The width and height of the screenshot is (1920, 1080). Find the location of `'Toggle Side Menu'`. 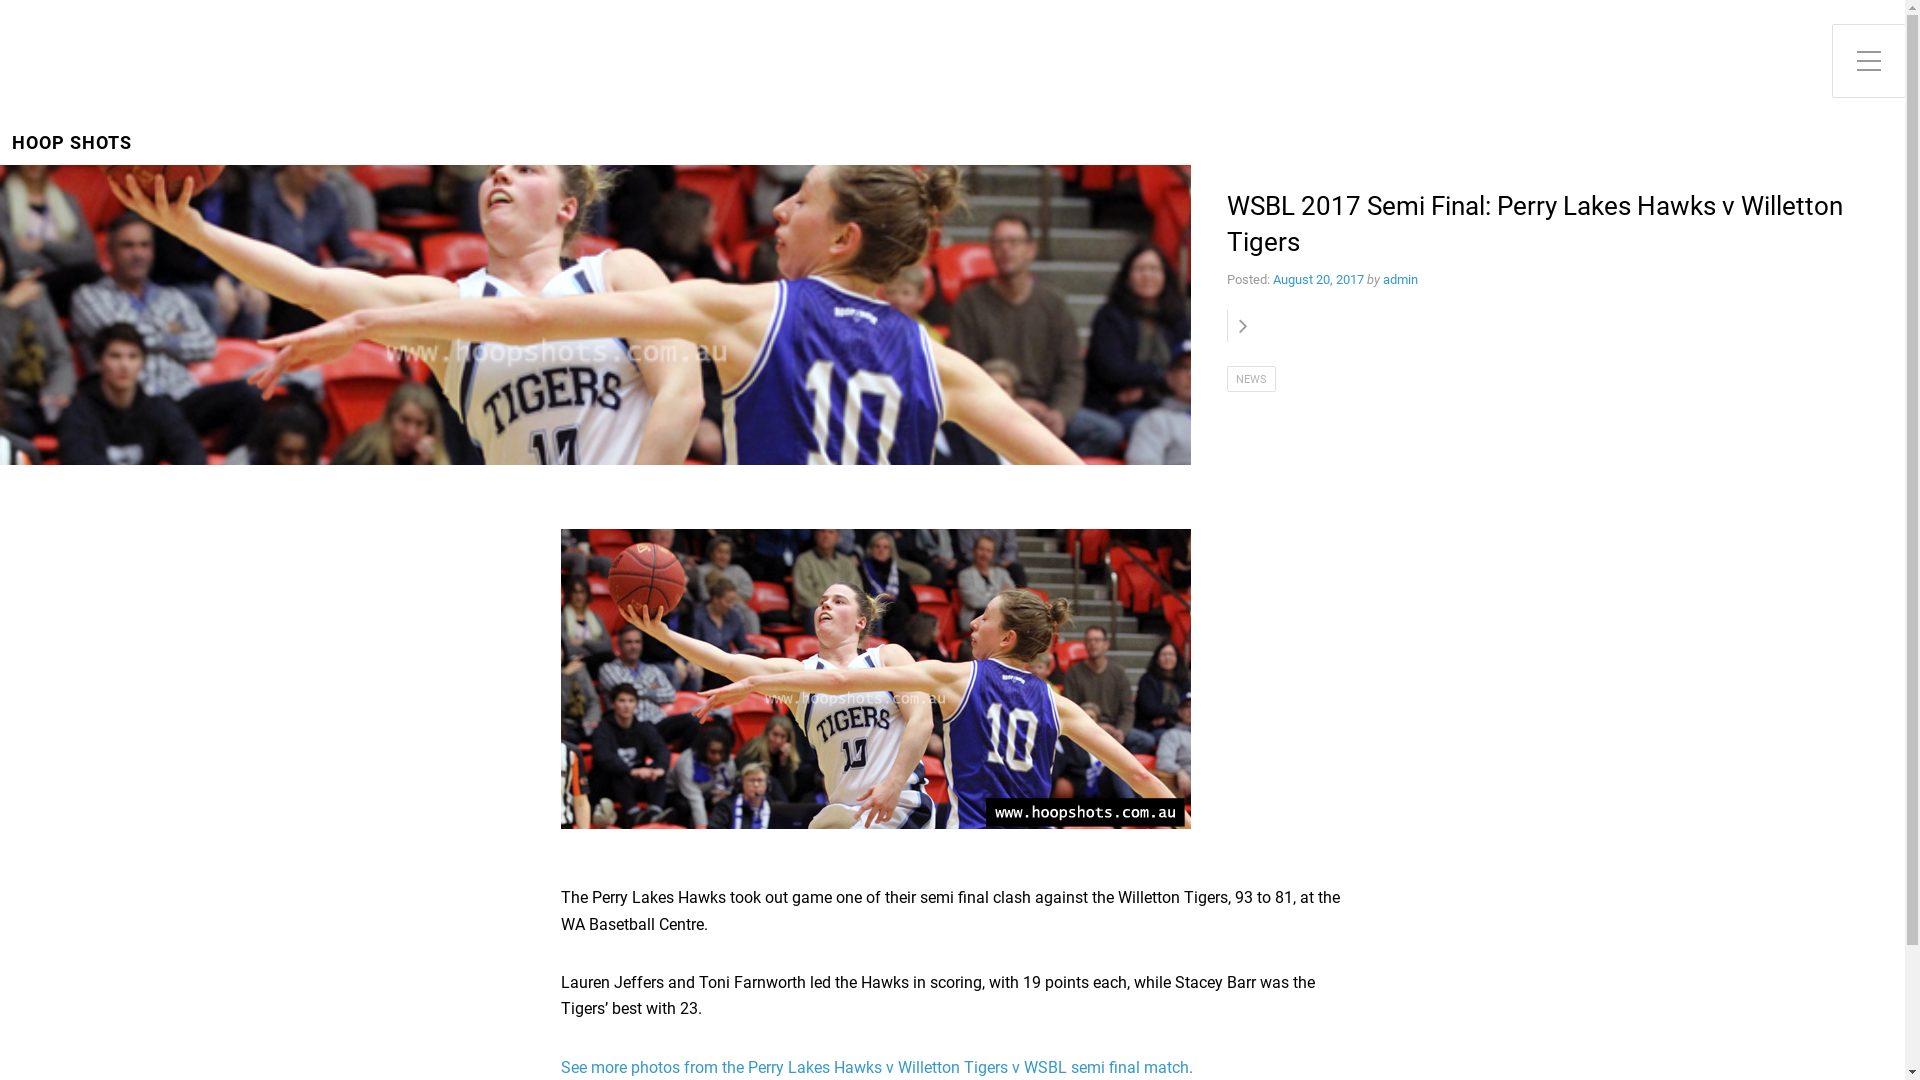

'Toggle Side Menu' is located at coordinates (1867, 60).